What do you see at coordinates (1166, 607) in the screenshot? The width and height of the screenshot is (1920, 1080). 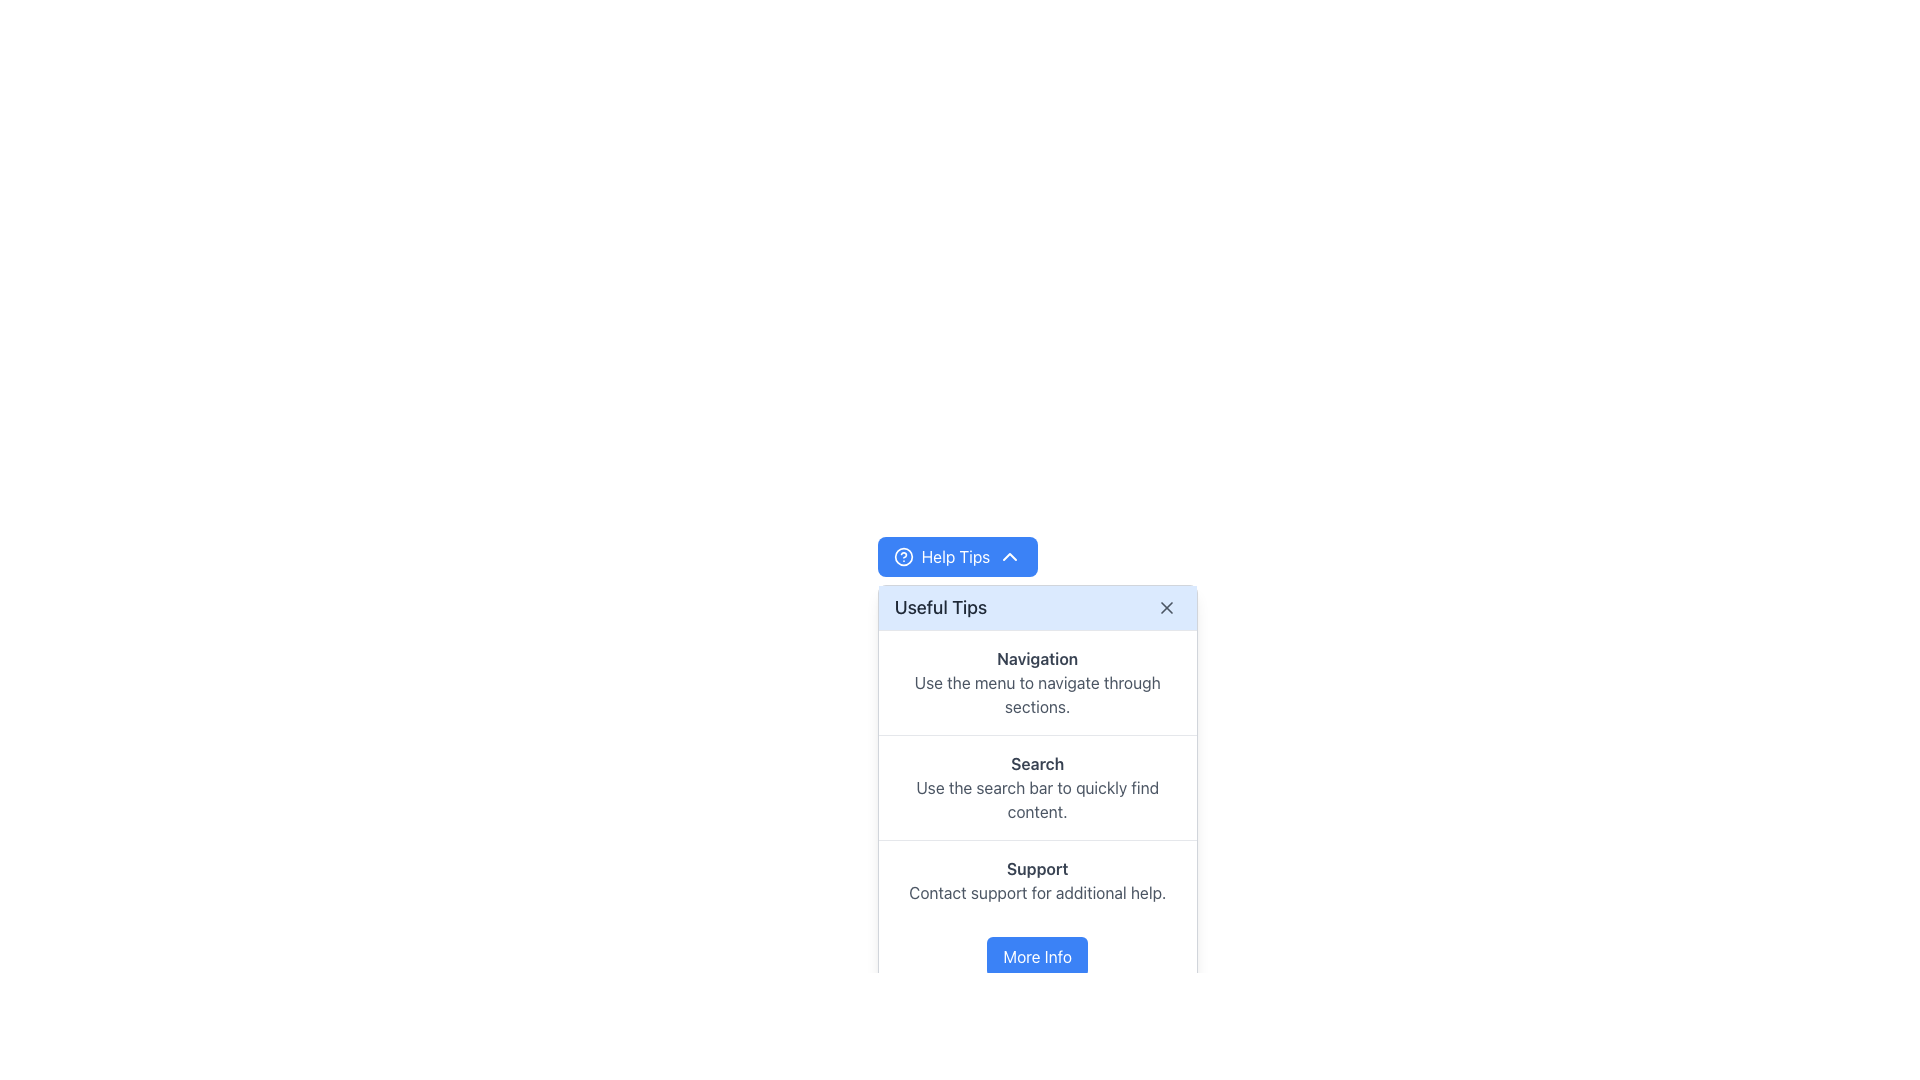 I see `the Close Button icon located in the top-right corner of the Useful Tips popup` at bounding box center [1166, 607].